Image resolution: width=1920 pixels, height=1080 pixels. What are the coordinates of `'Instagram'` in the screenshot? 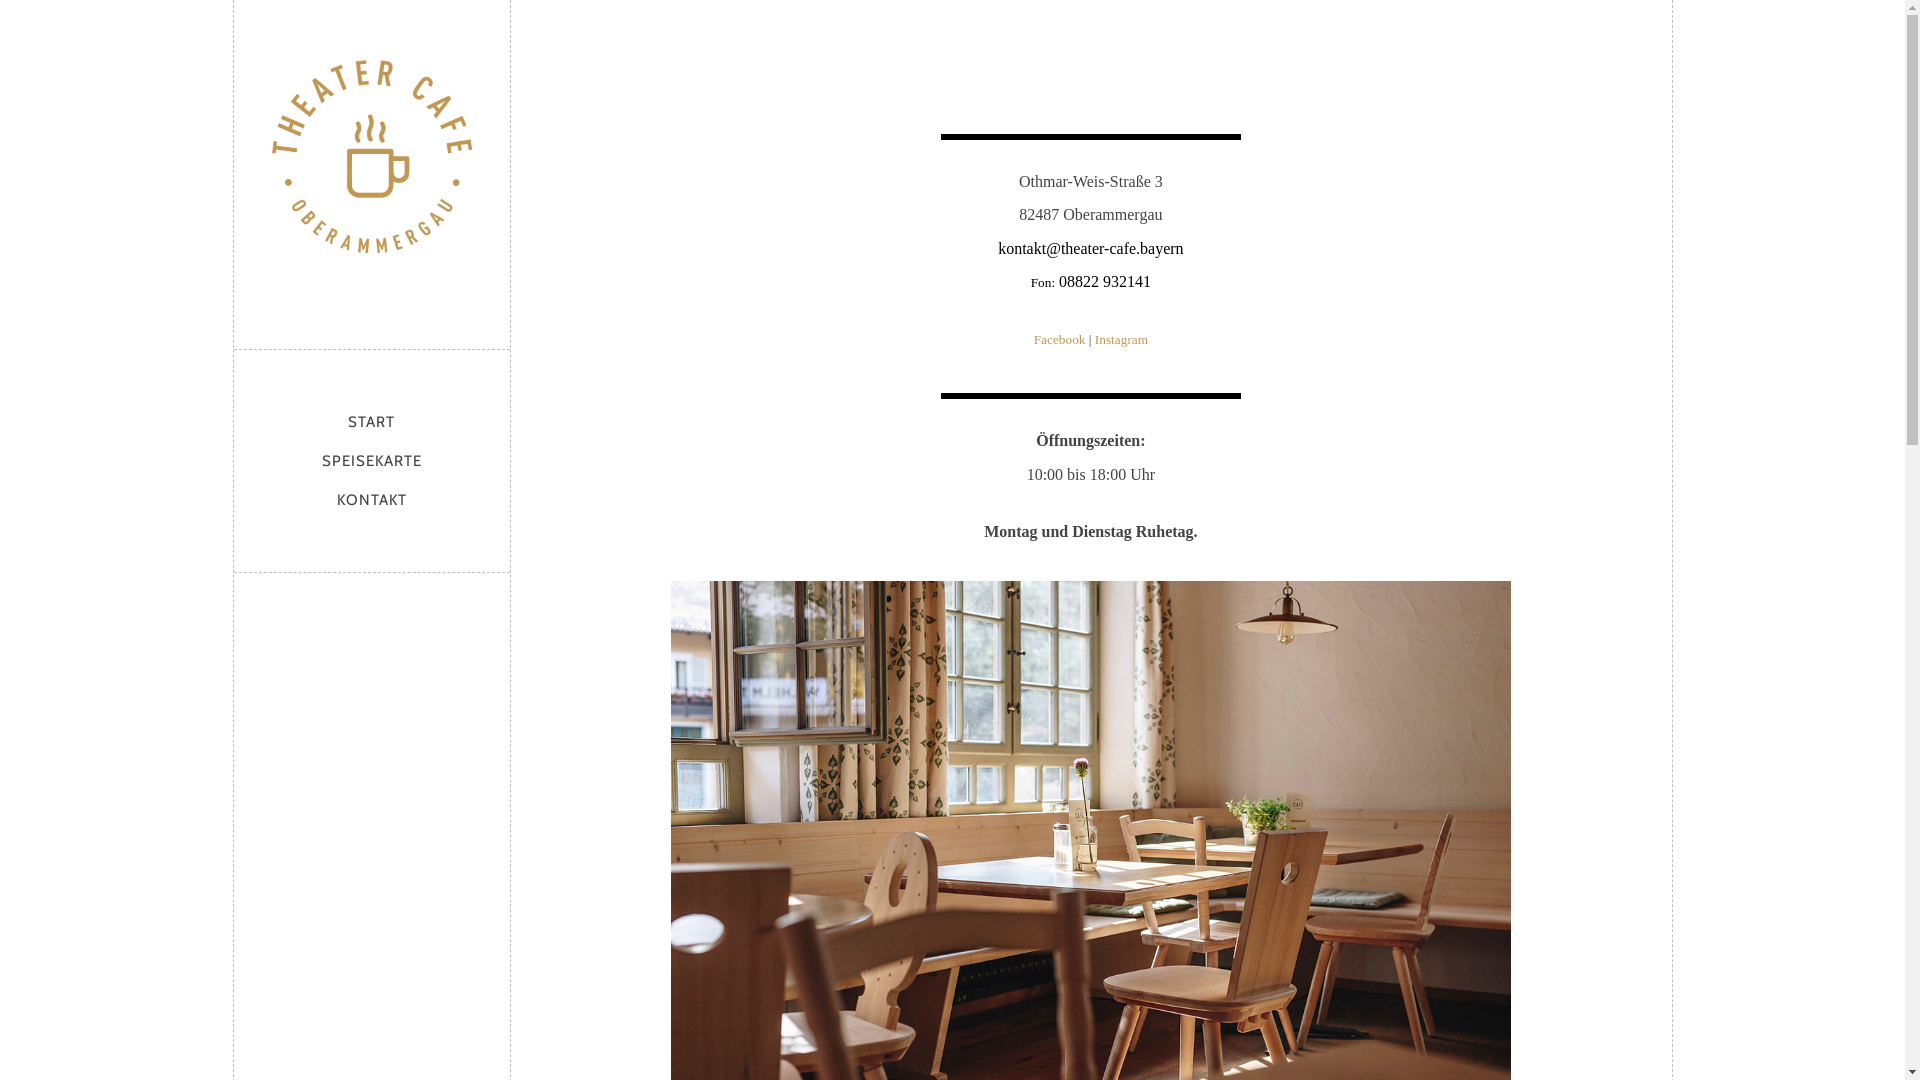 It's located at (1121, 338).